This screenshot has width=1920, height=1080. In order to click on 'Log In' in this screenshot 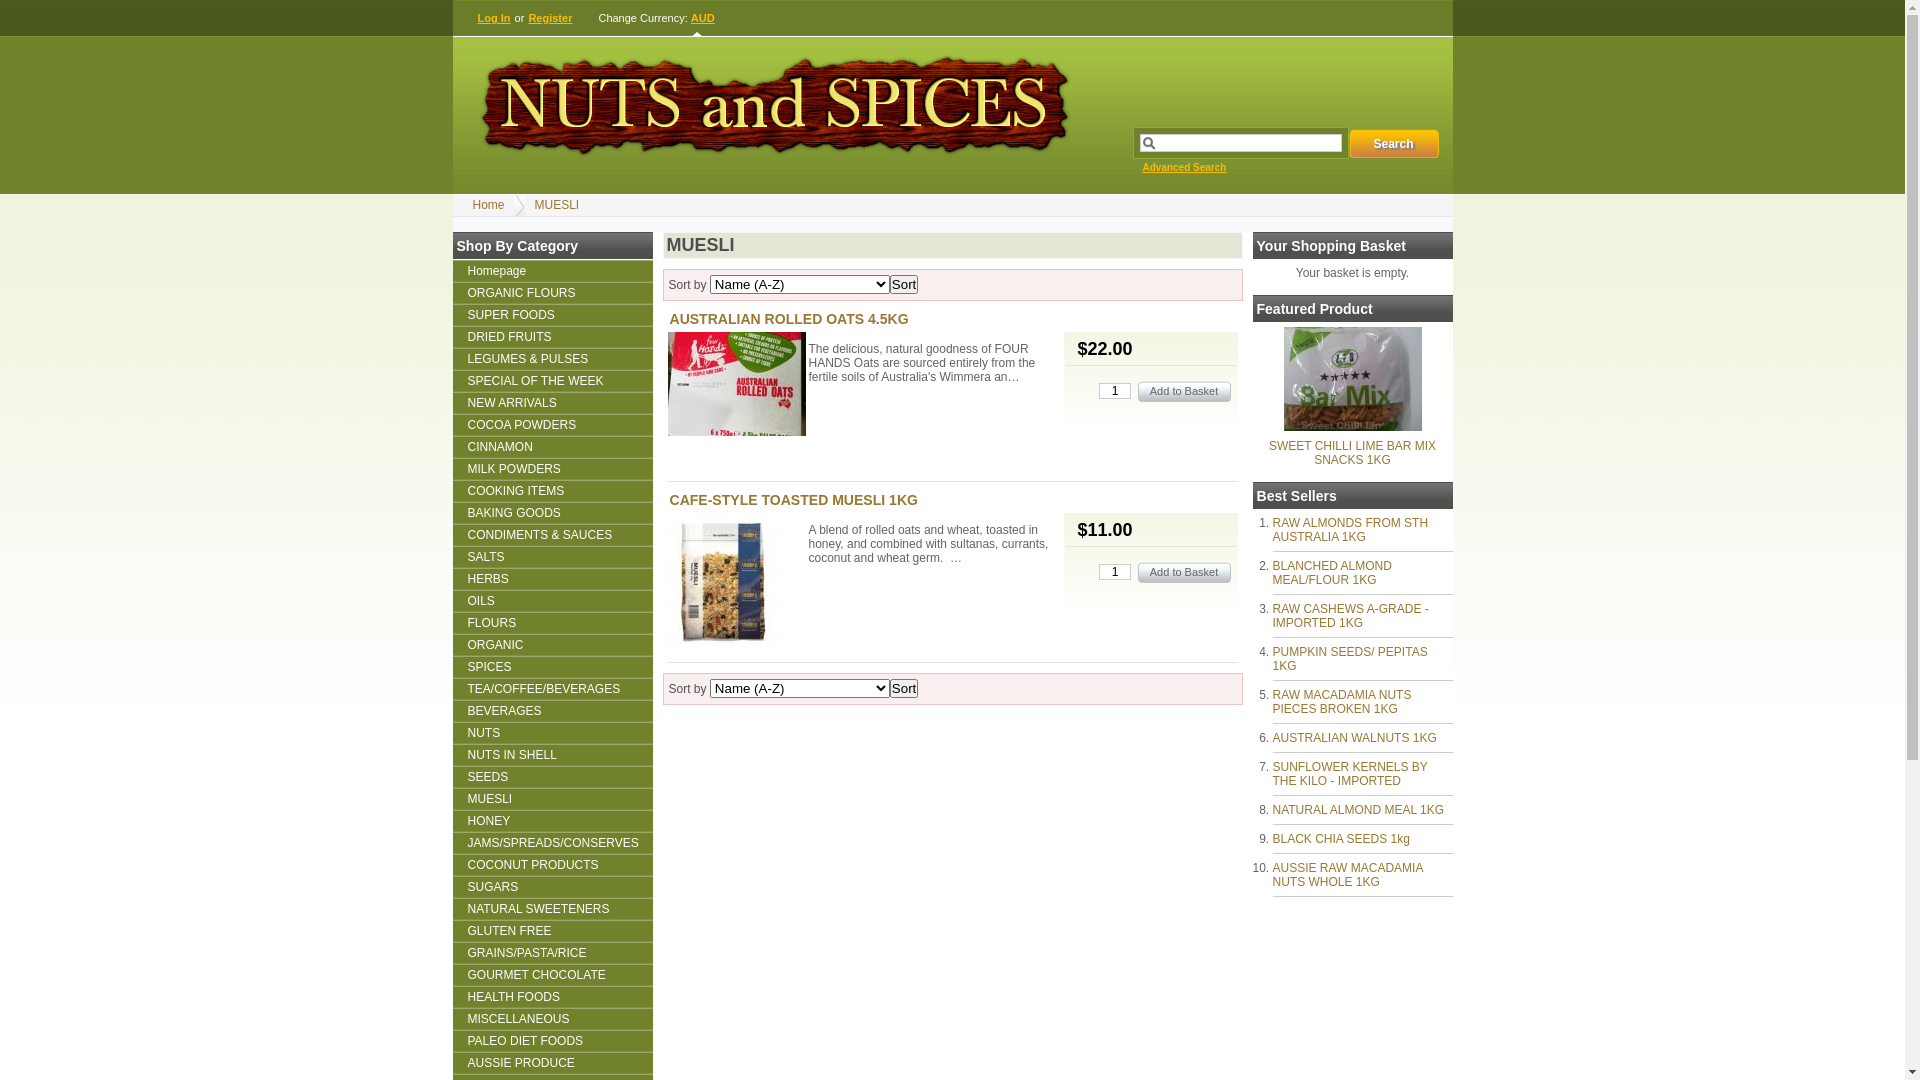, I will do `click(494, 18)`.